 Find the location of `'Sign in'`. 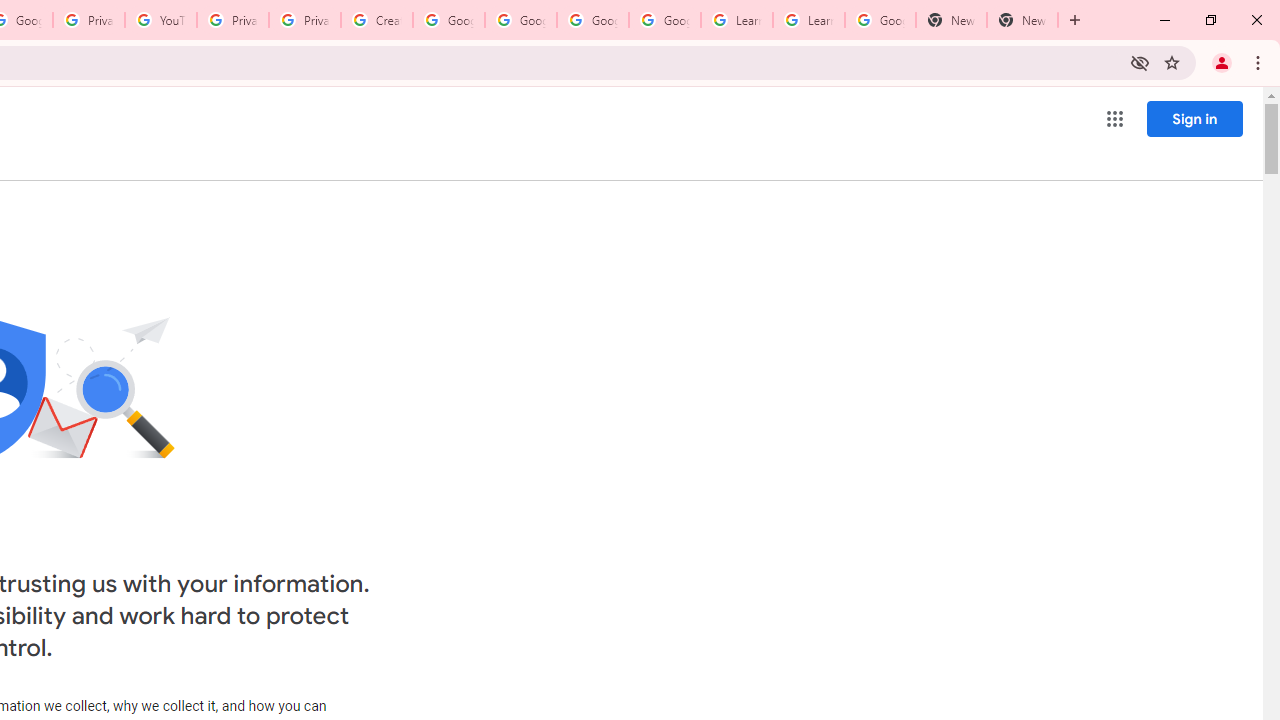

'Sign in' is located at coordinates (1194, 118).